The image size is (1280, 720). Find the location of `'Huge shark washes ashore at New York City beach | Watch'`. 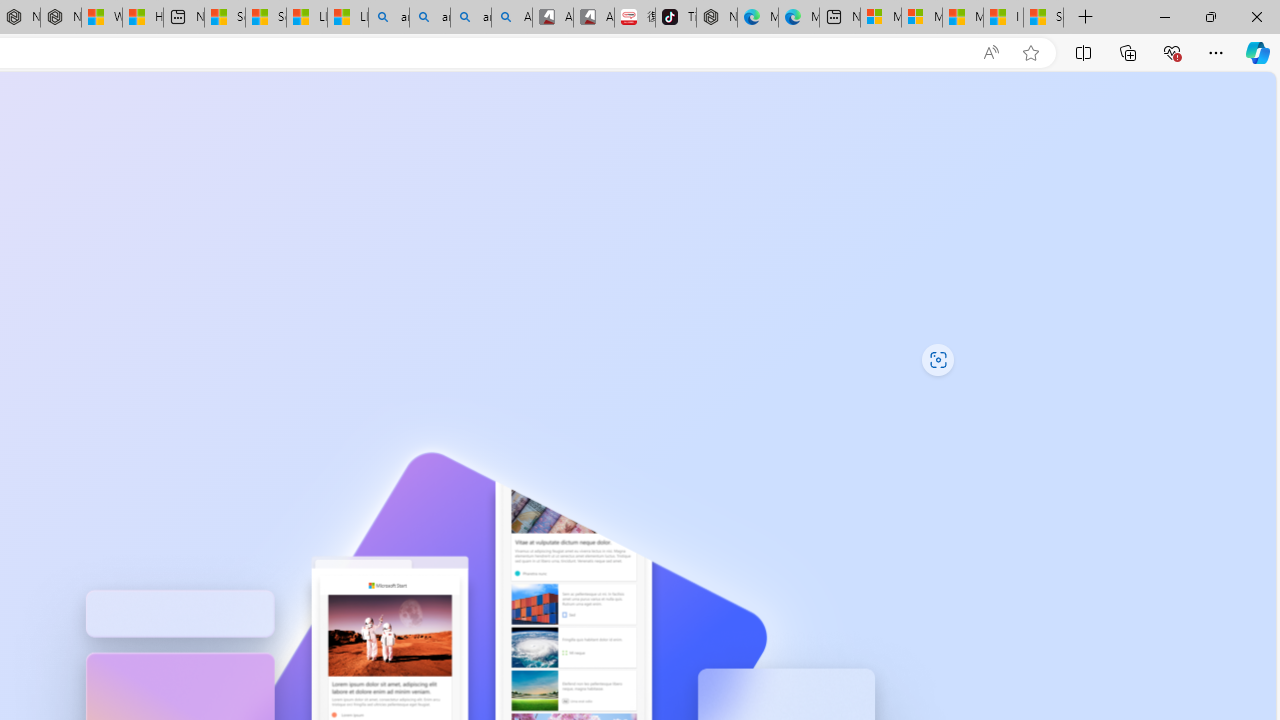

'Huge shark washes ashore at New York City beach | Watch' is located at coordinates (141, 17).